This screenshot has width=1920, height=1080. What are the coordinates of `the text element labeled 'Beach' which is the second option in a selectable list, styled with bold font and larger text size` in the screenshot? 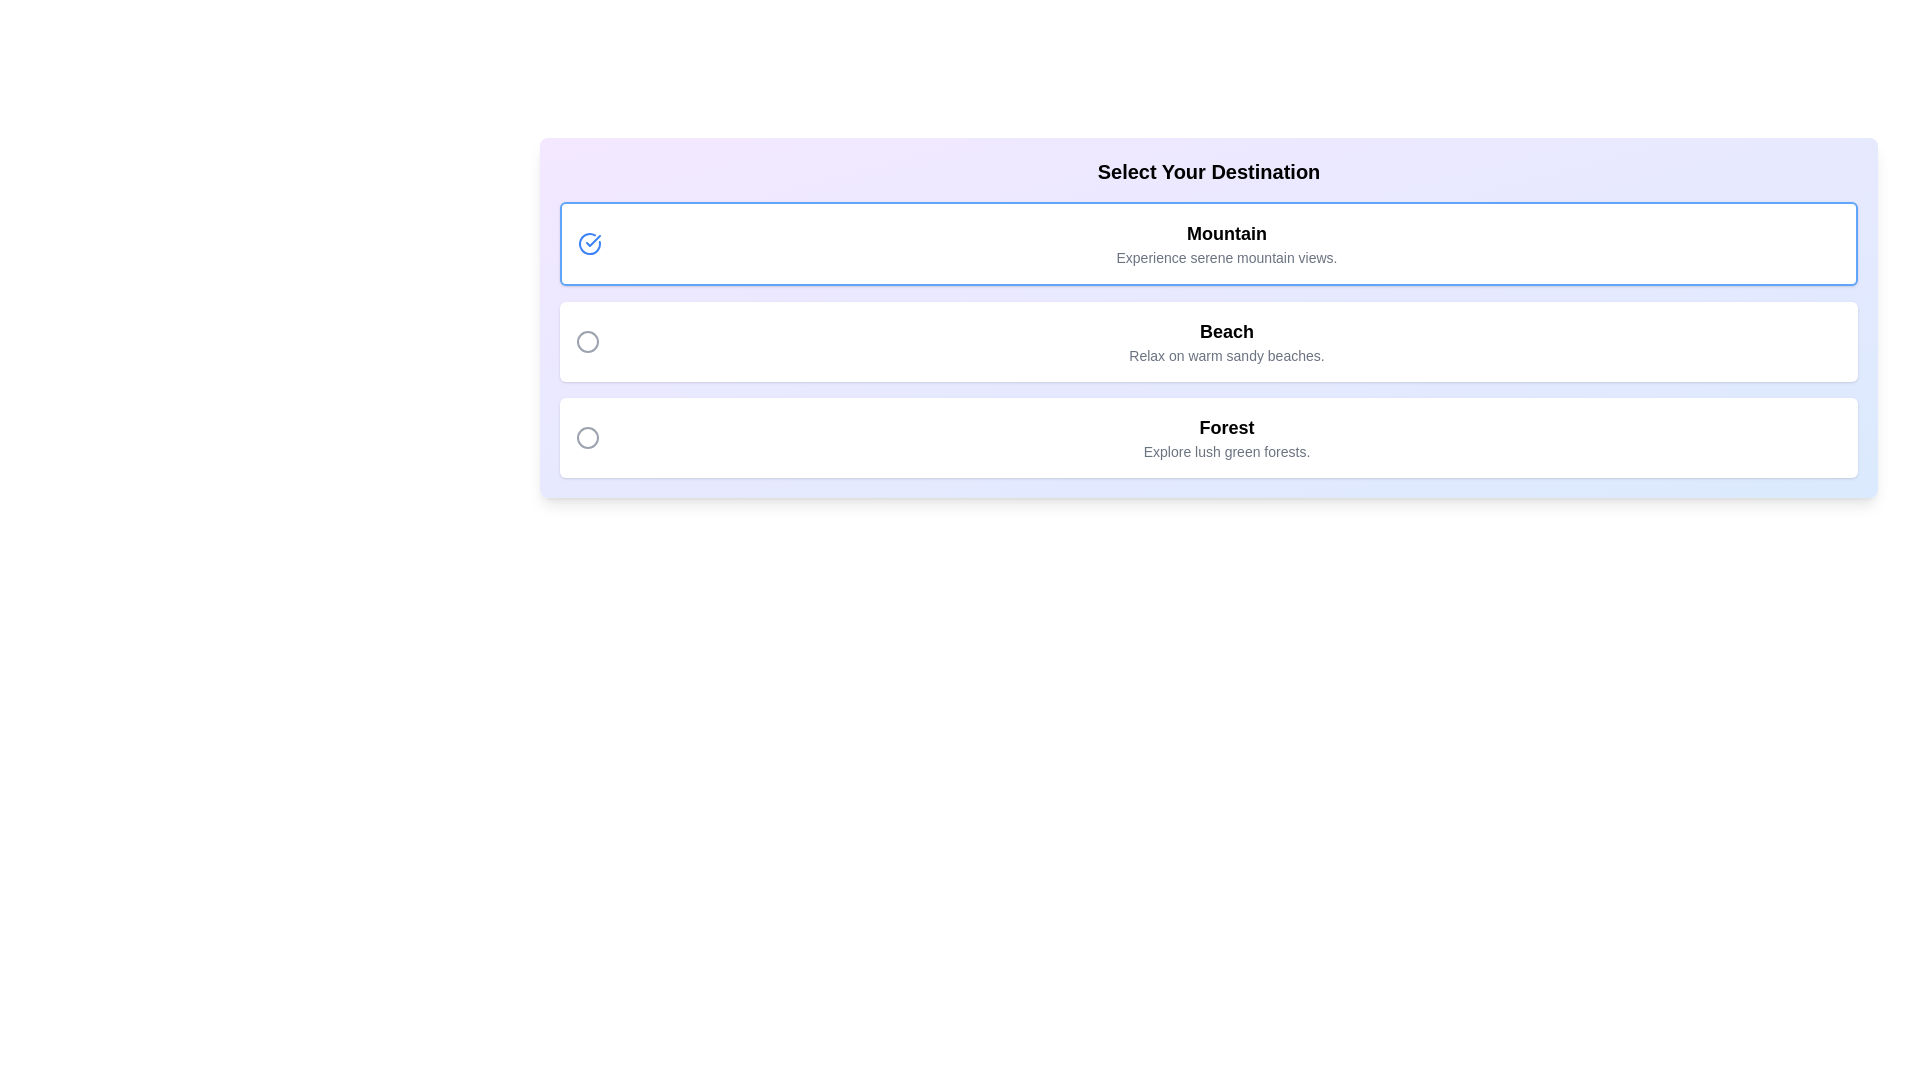 It's located at (1226, 330).